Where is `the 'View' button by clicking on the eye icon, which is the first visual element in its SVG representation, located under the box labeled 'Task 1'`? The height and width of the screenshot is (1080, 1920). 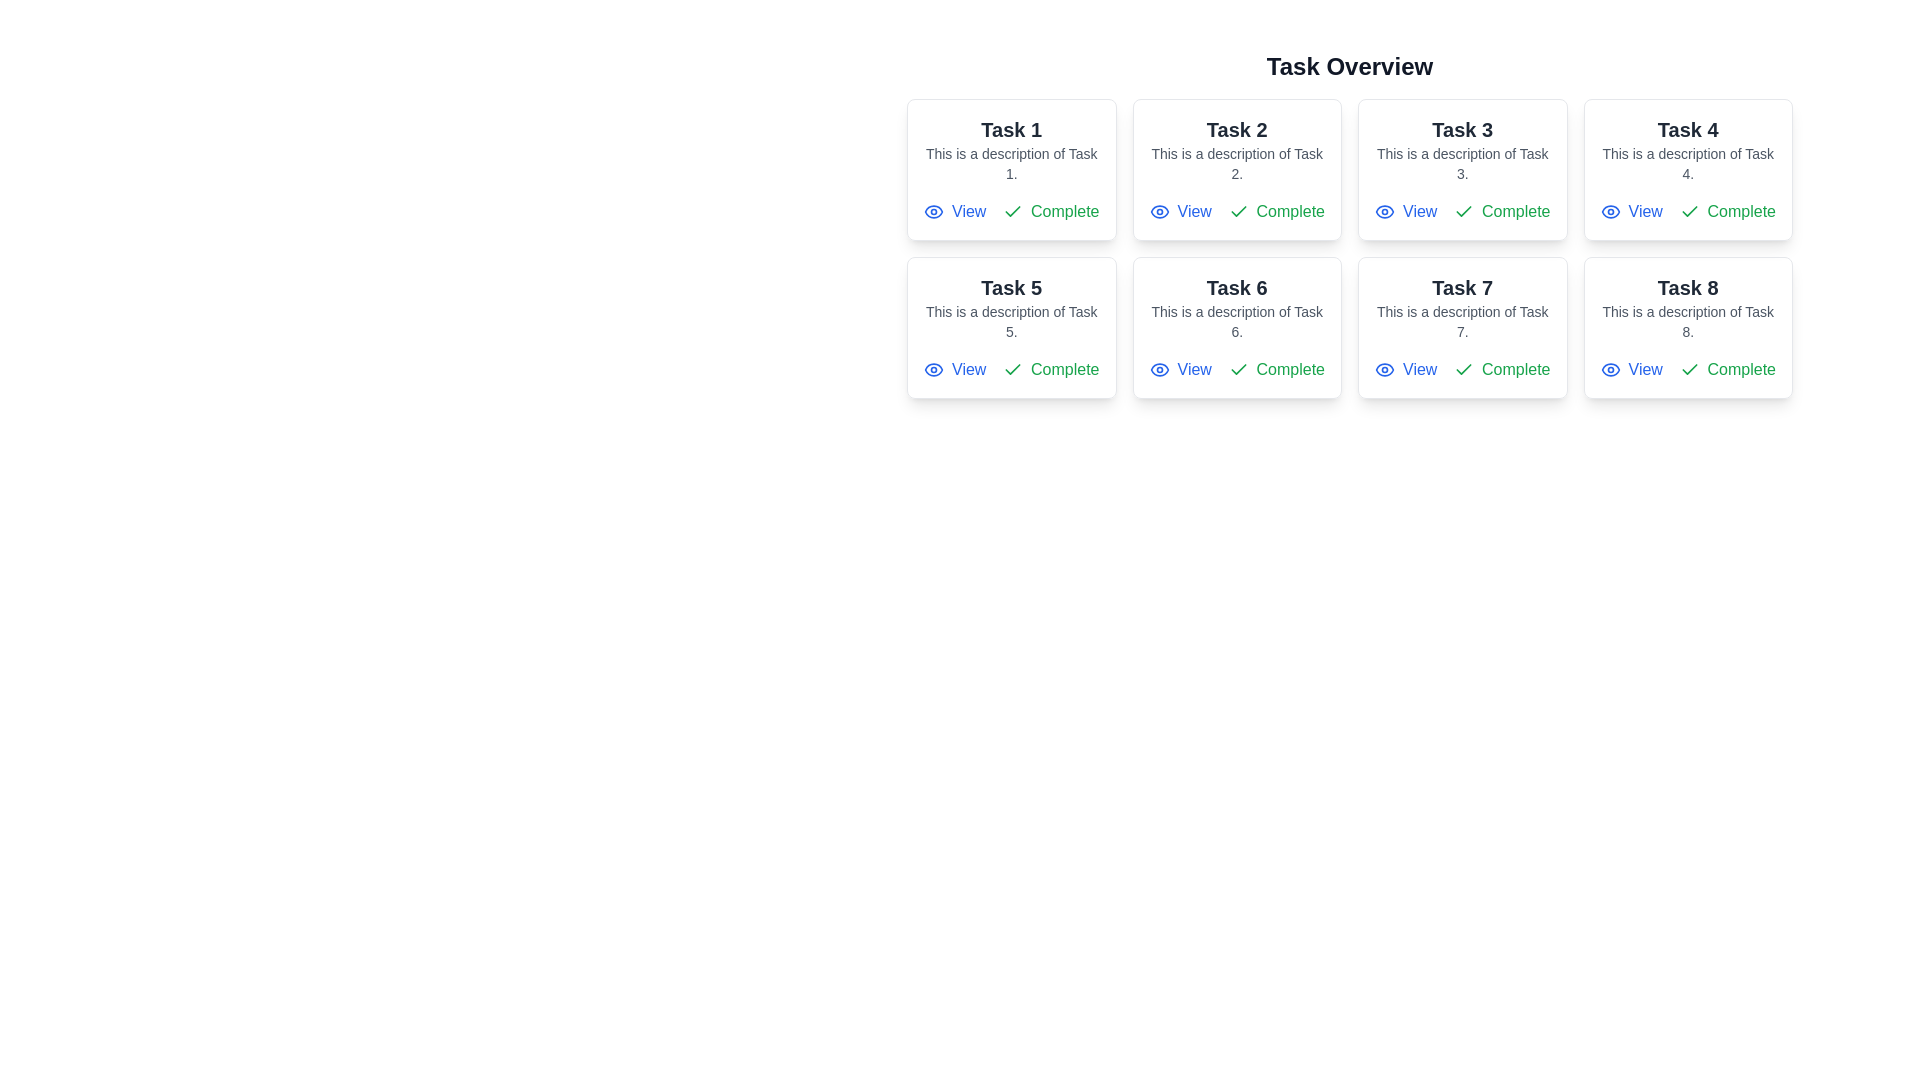 the 'View' button by clicking on the eye icon, which is the first visual element in its SVG representation, located under the box labeled 'Task 1' is located at coordinates (1159, 370).